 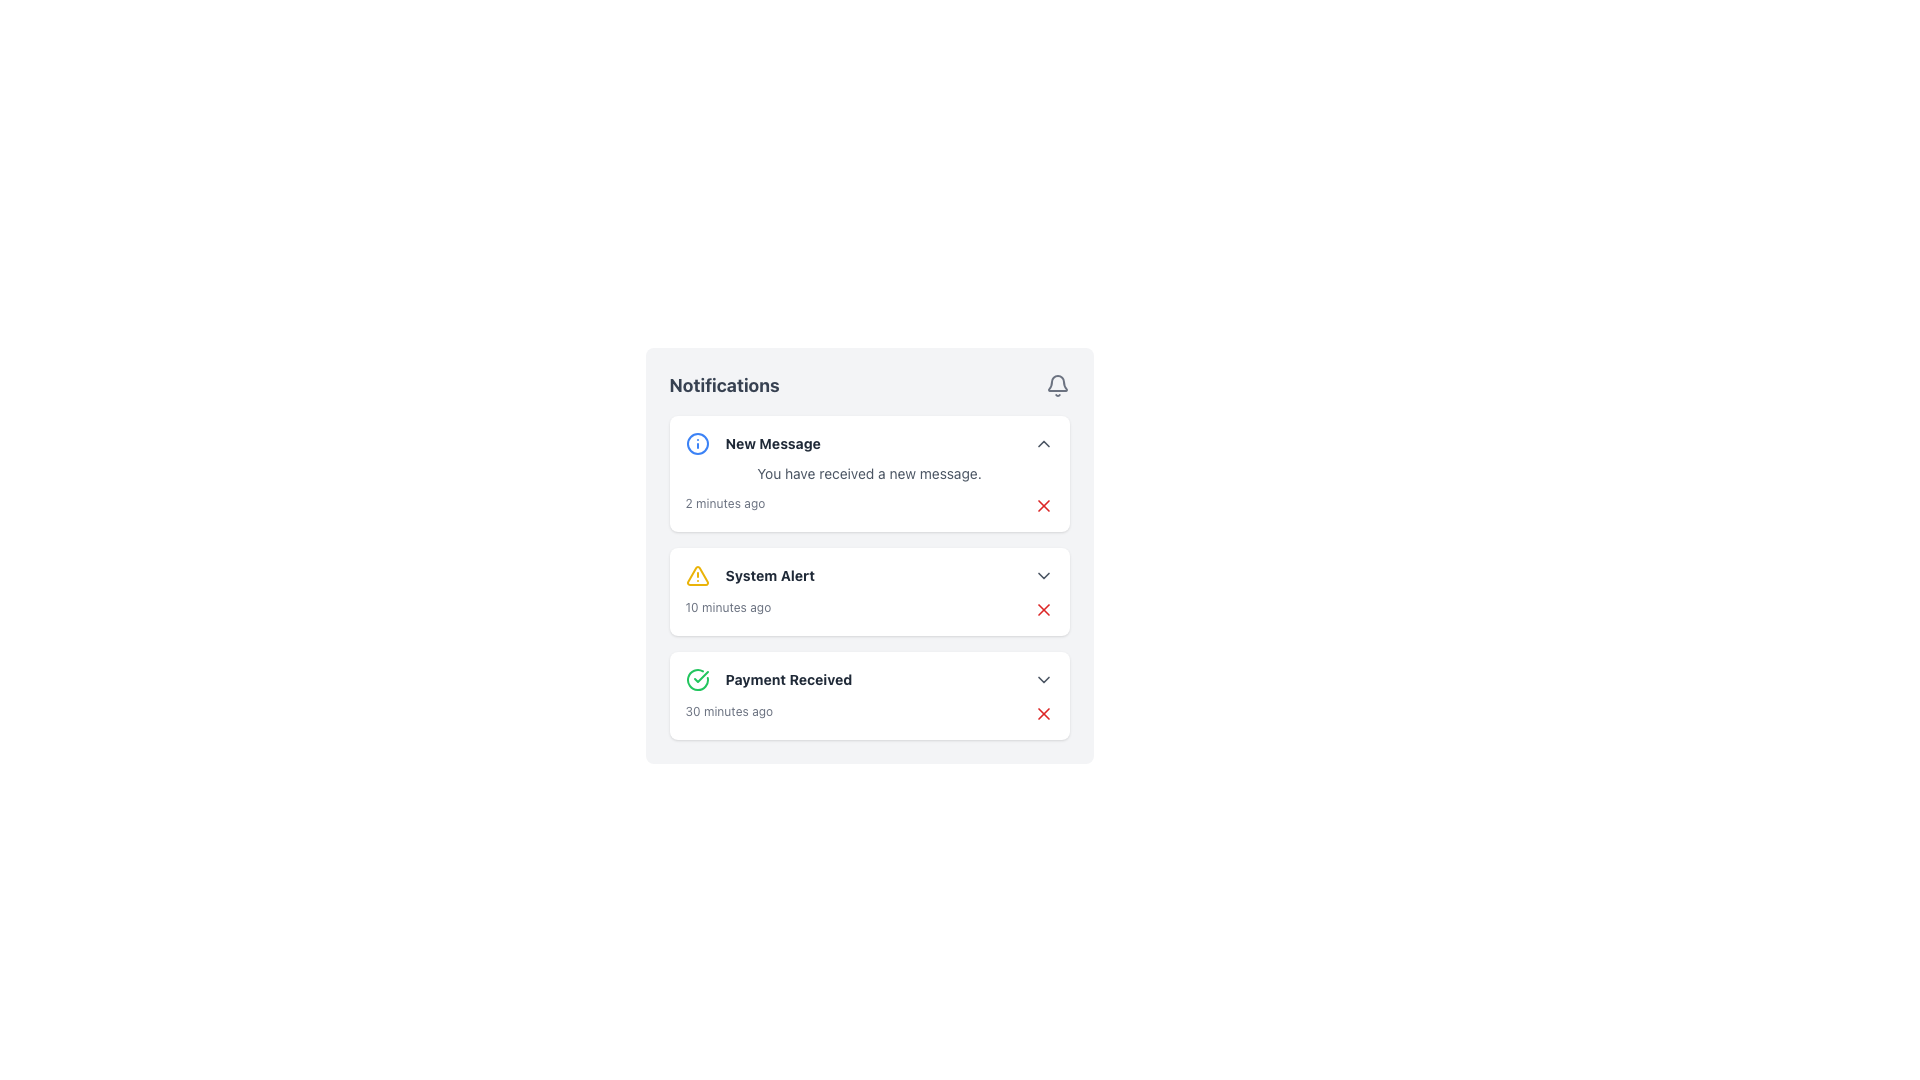 I want to click on the yellow triangular warning icon with an exclamation mark in the center, which is part of the 'System Alert' notification card, so click(x=697, y=575).